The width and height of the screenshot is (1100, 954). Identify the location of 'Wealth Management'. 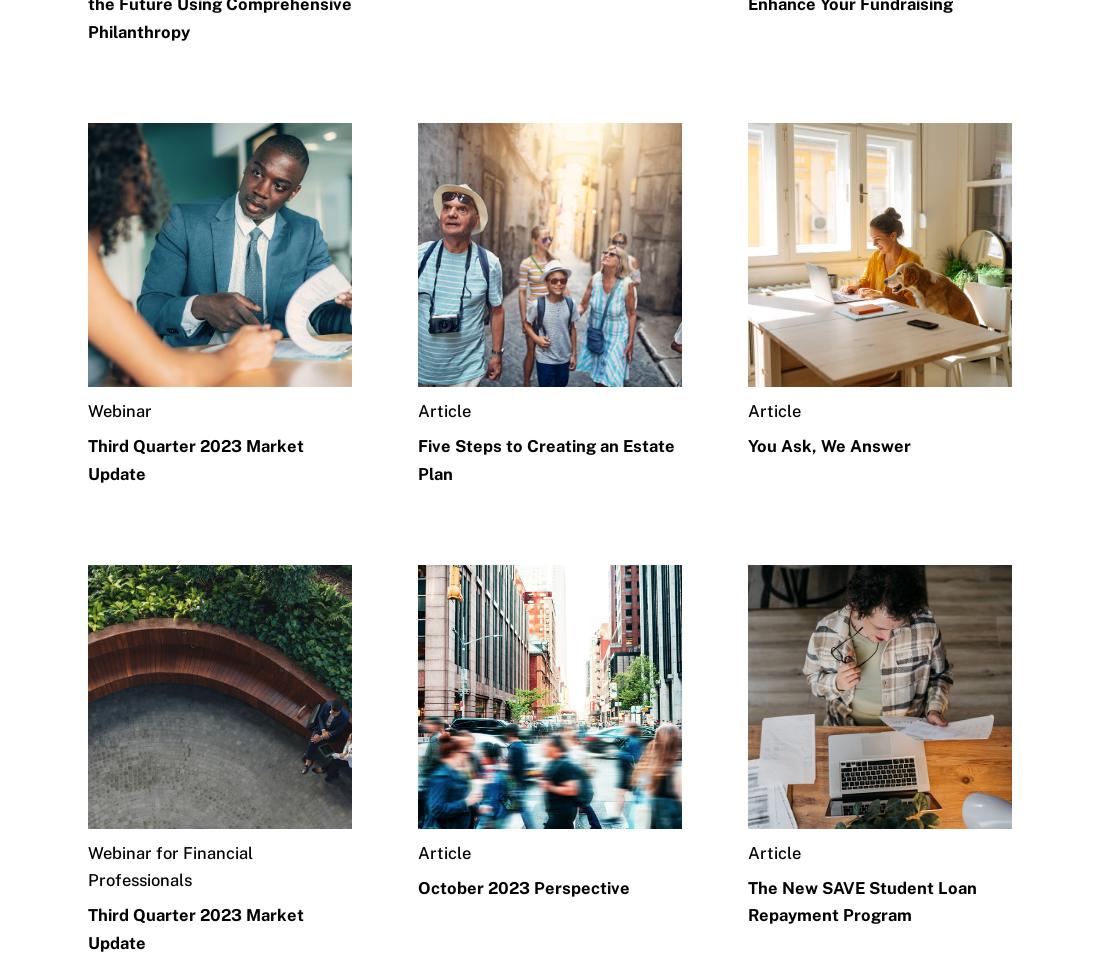
(637, 67).